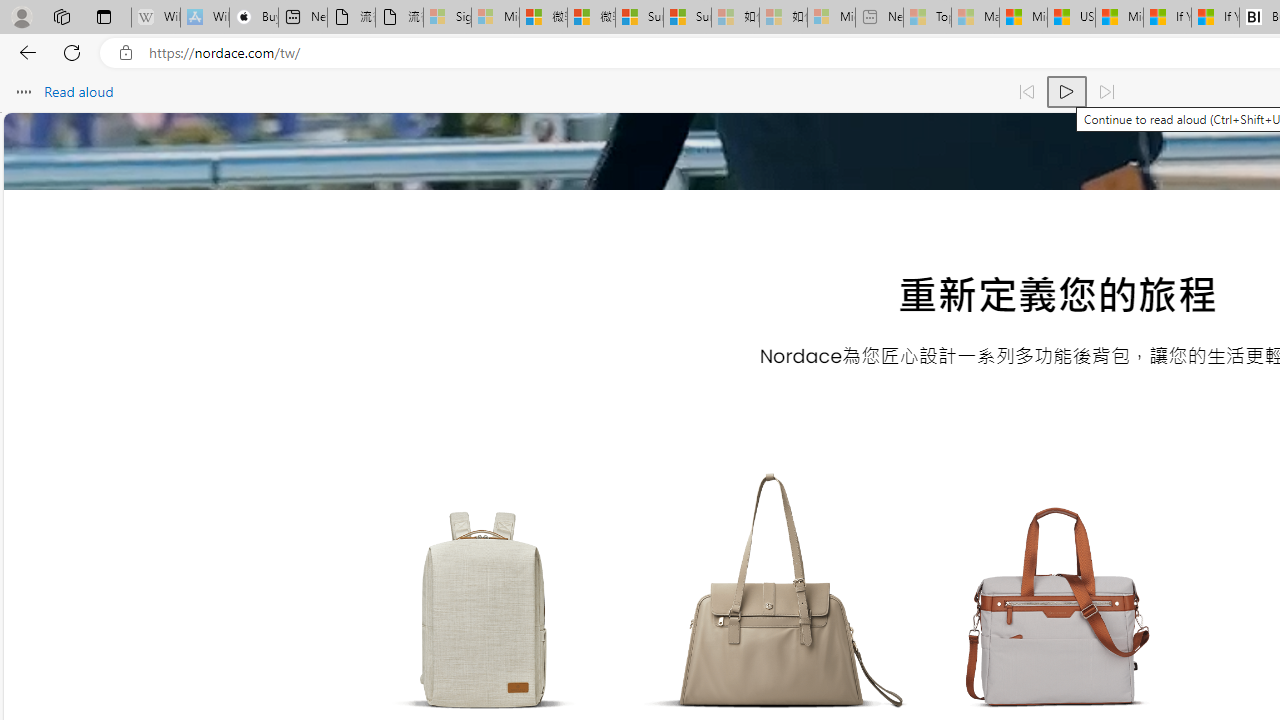  I want to click on 'Sign in to your Microsoft account - Sleeping', so click(446, 17).